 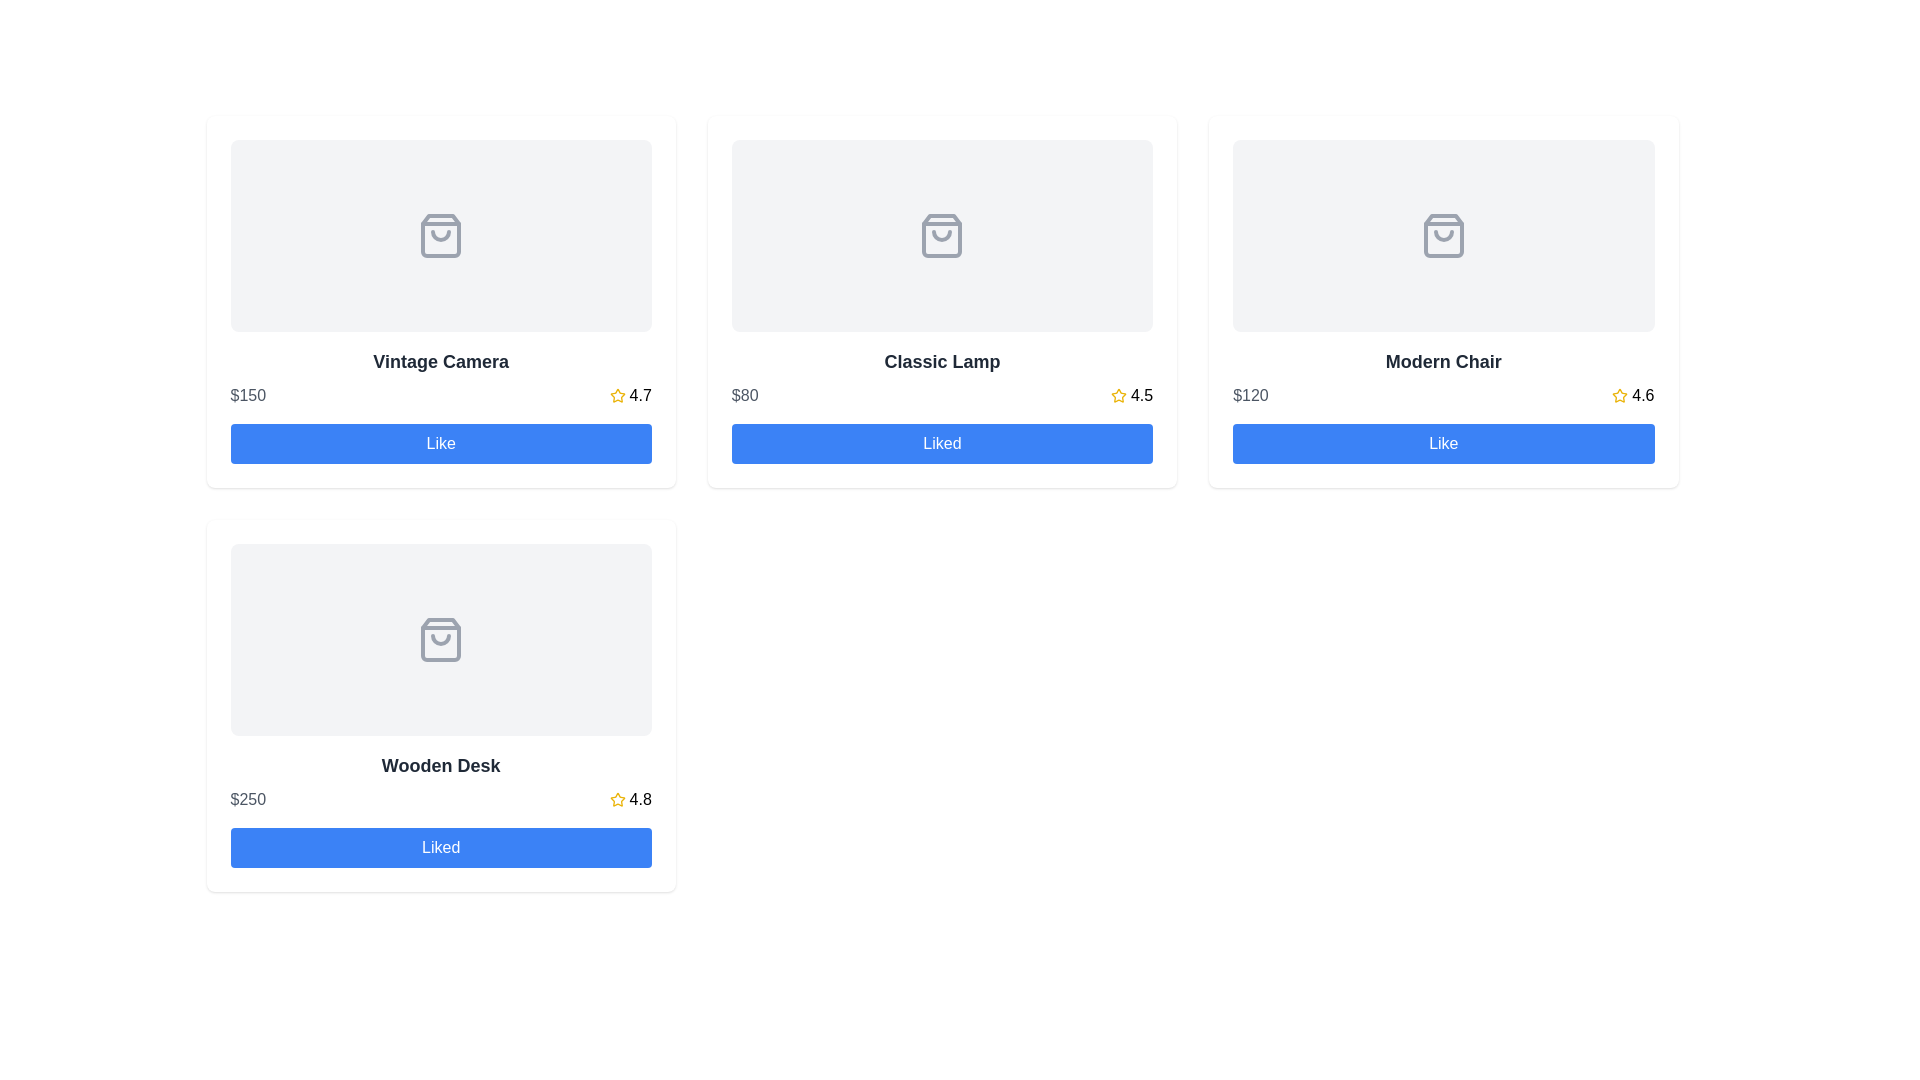 I want to click on the 'Liked' button with a blue background located at the bottom of the 'Wooden Desk' product card, so click(x=440, y=848).